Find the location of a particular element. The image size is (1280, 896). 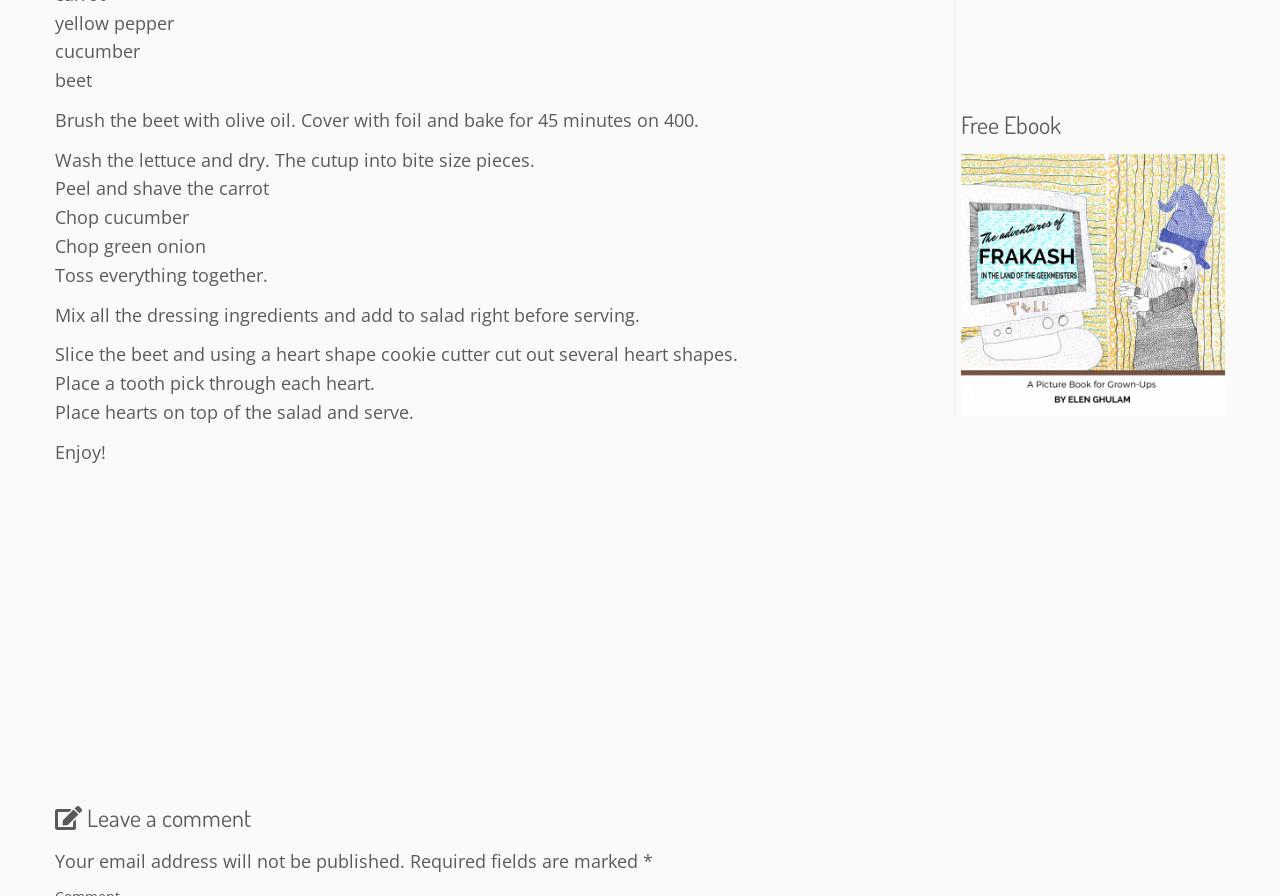

'Place hearts on top of the salad and serve.' is located at coordinates (234, 411).